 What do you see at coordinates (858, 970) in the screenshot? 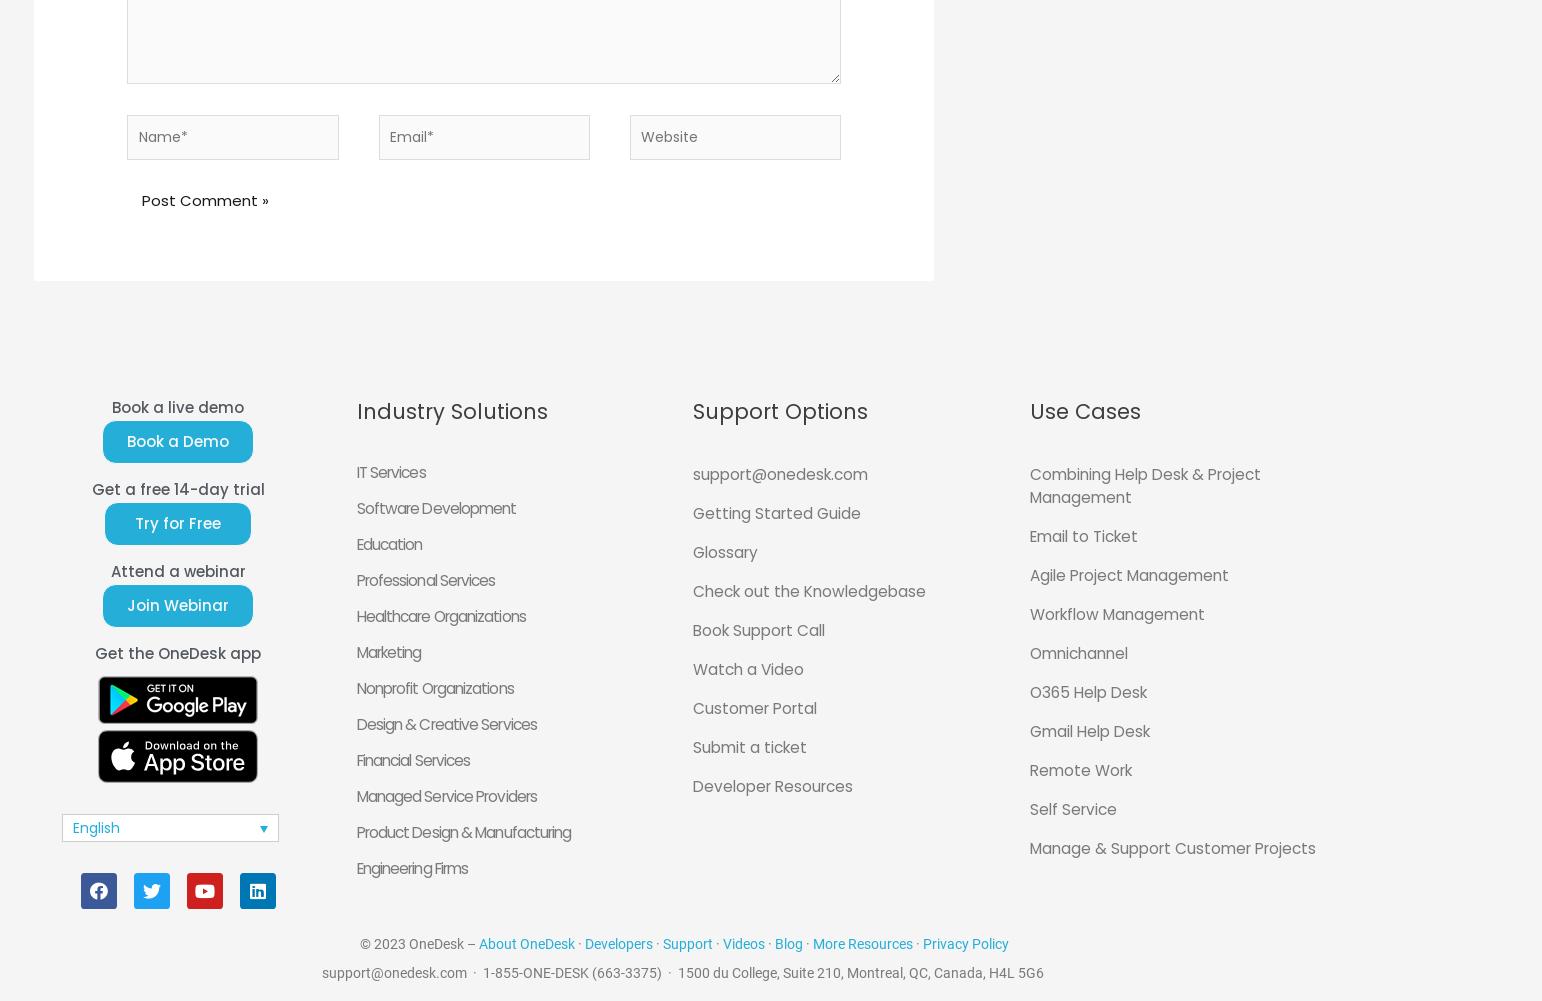
I see `'1500 du College, Suite 210, Montreal, QC, Canada, H4L 5G6'` at bounding box center [858, 970].